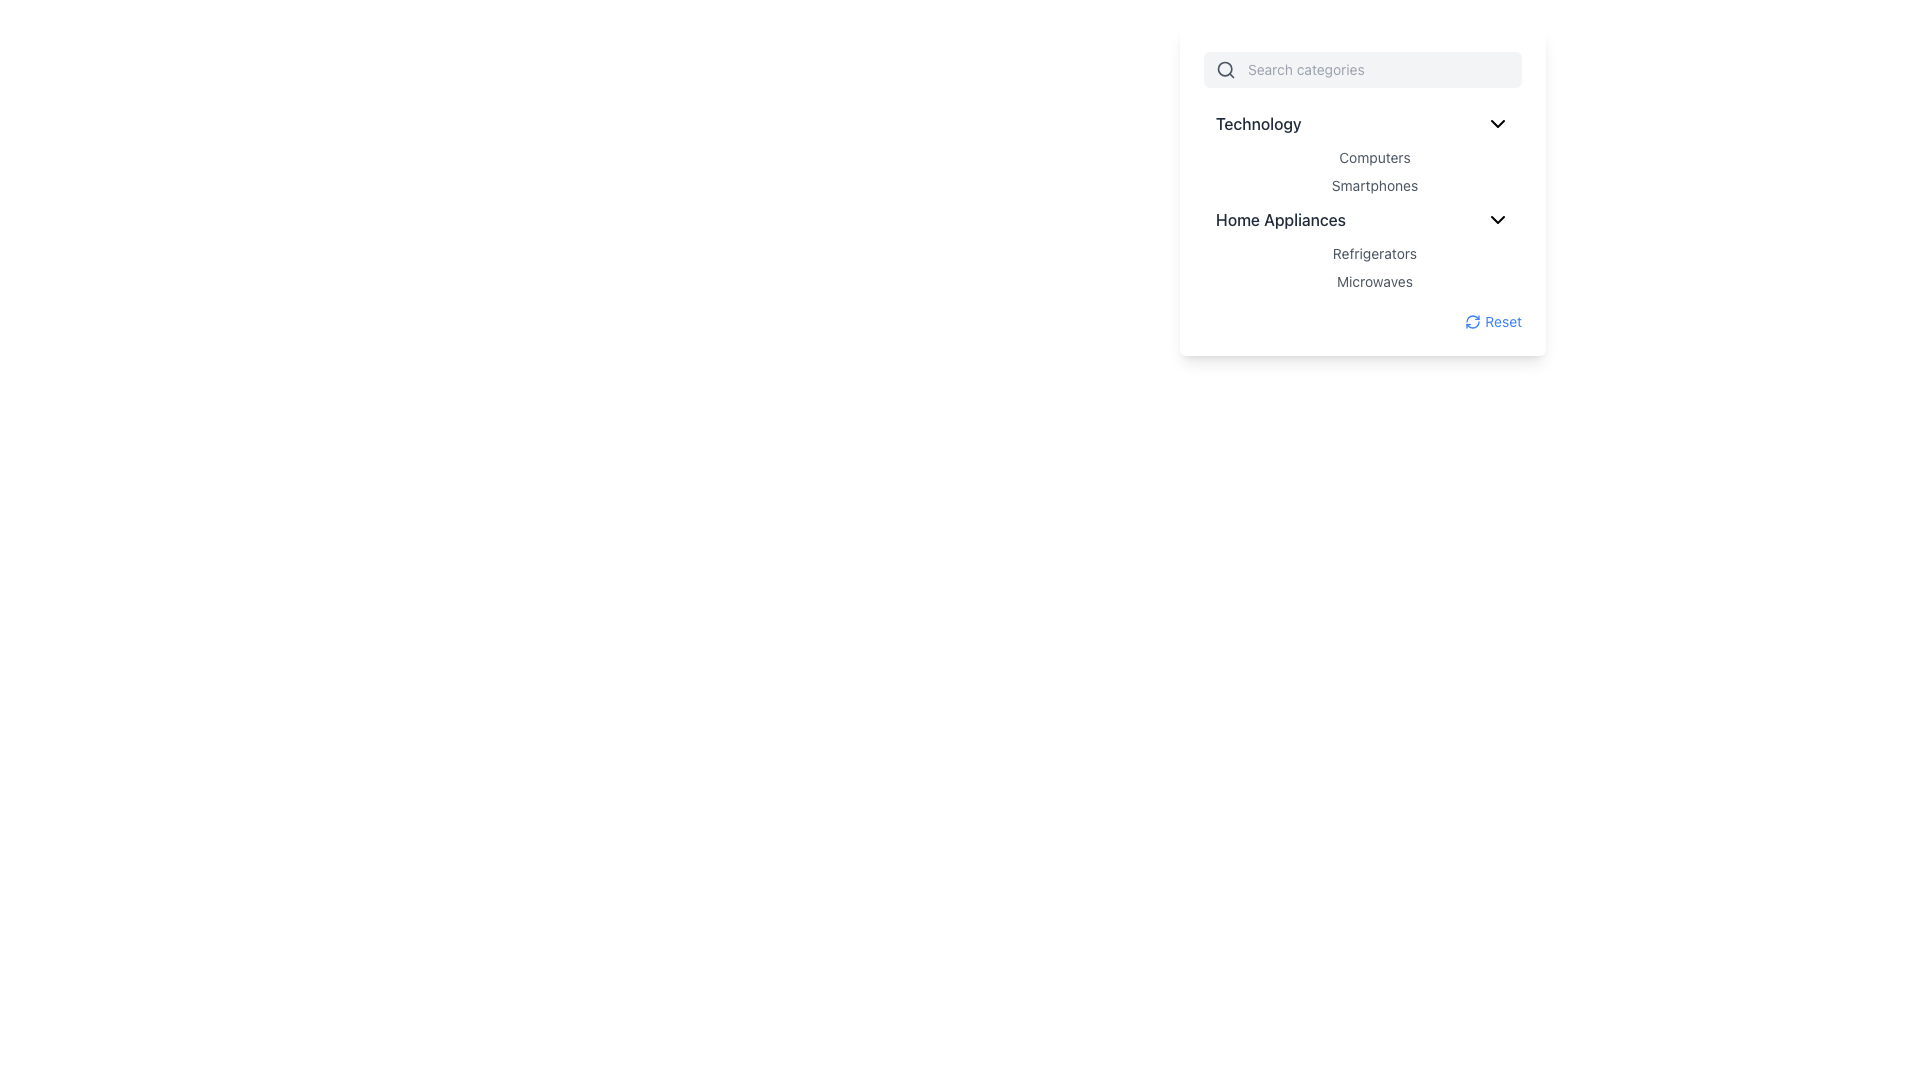  What do you see at coordinates (1373, 253) in the screenshot?
I see `the Static Text Label displaying 'Refrigerators' with a small font size and gray color located above the 'Microwaves' option in the 'Home Appliances' section of the dropdown menu` at bounding box center [1373, 253].